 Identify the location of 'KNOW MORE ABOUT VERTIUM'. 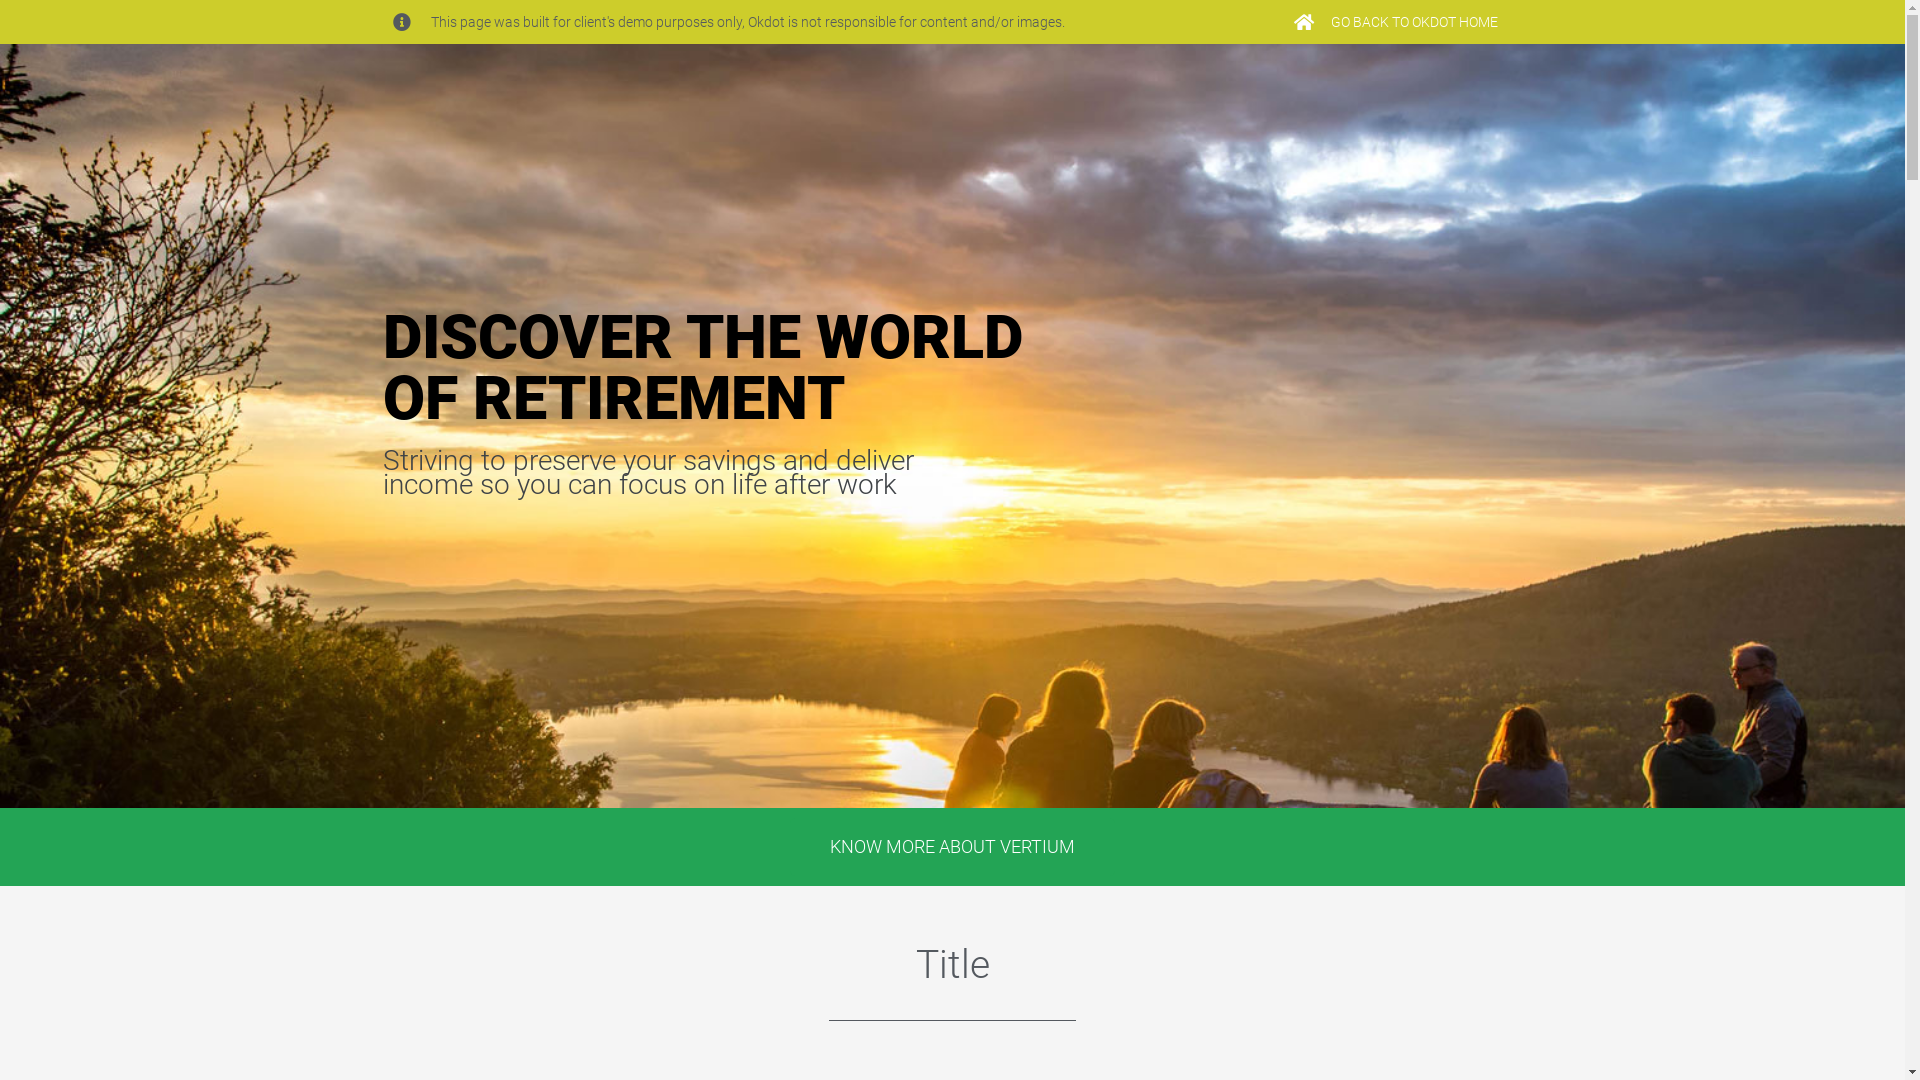
(951, 847).